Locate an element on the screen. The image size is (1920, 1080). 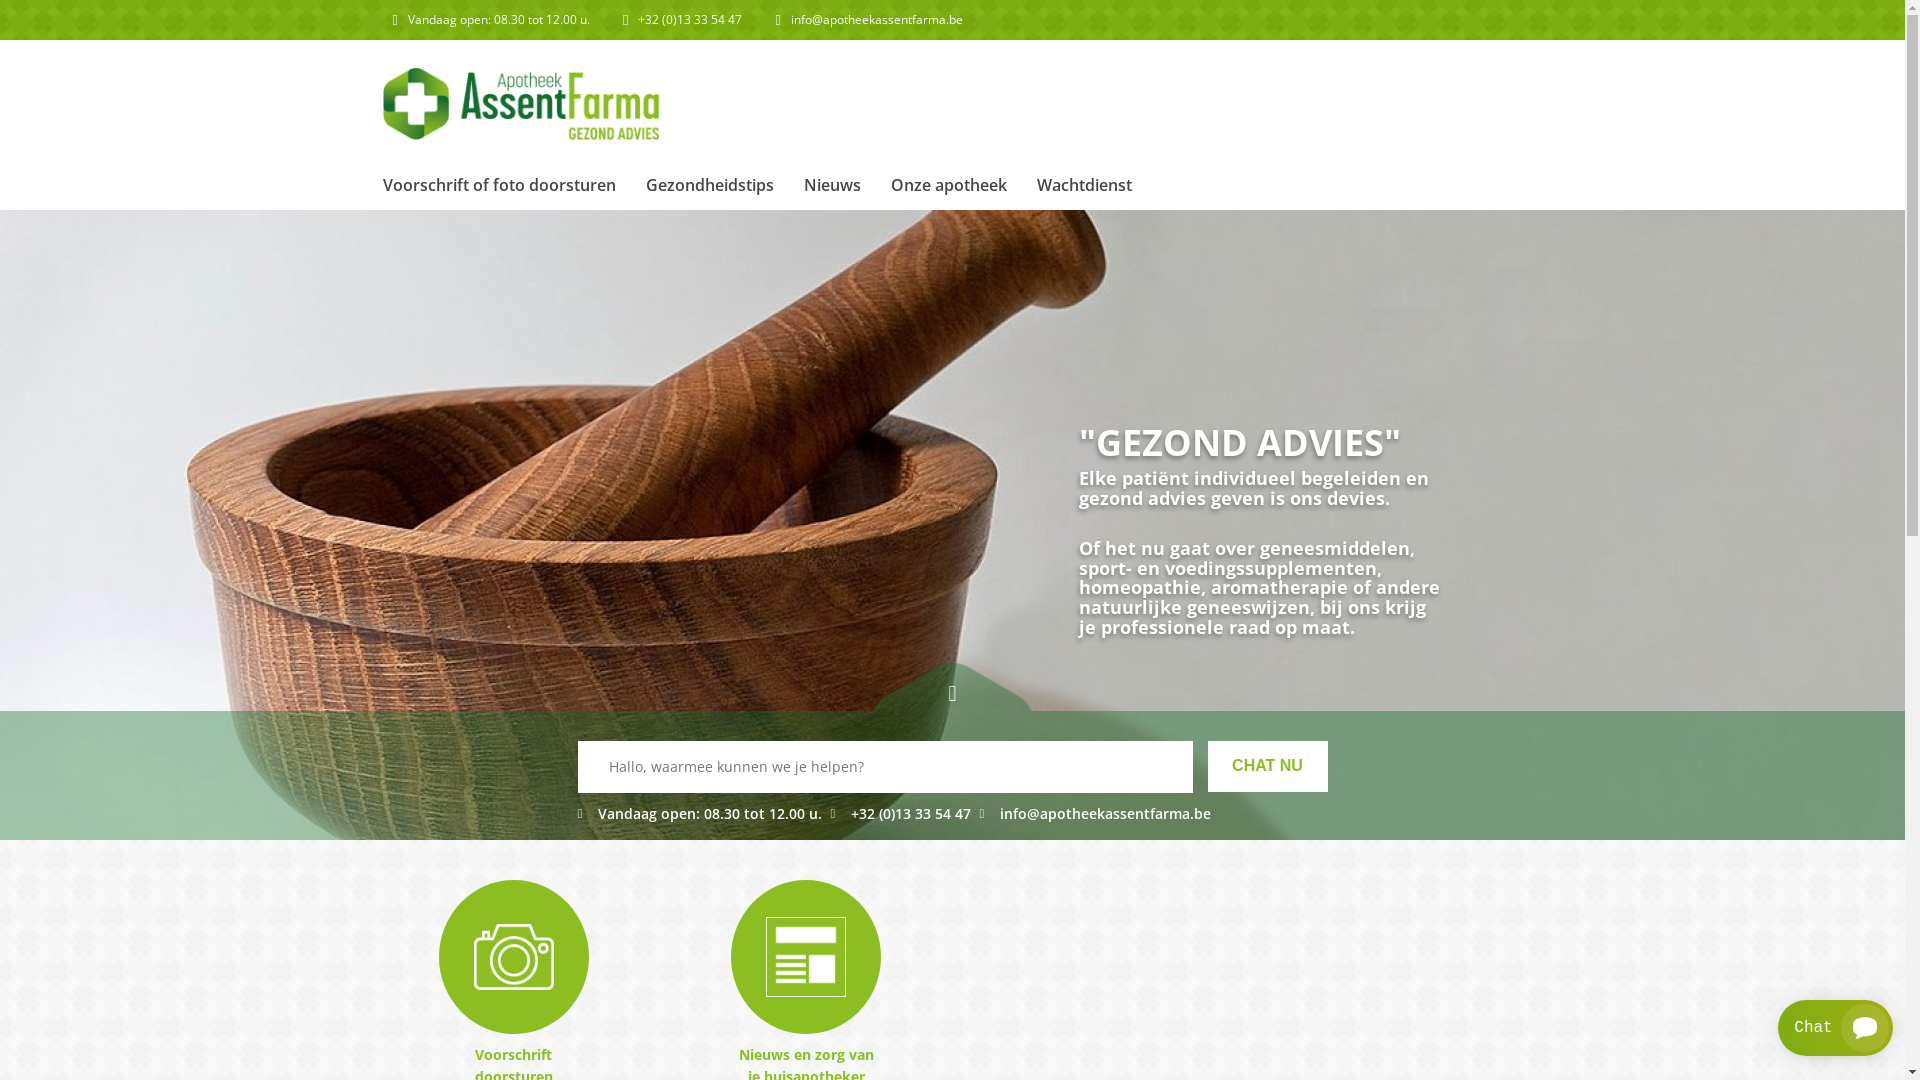
'+32 (0)13 33 54 47' is located at coordinates (690, 19).